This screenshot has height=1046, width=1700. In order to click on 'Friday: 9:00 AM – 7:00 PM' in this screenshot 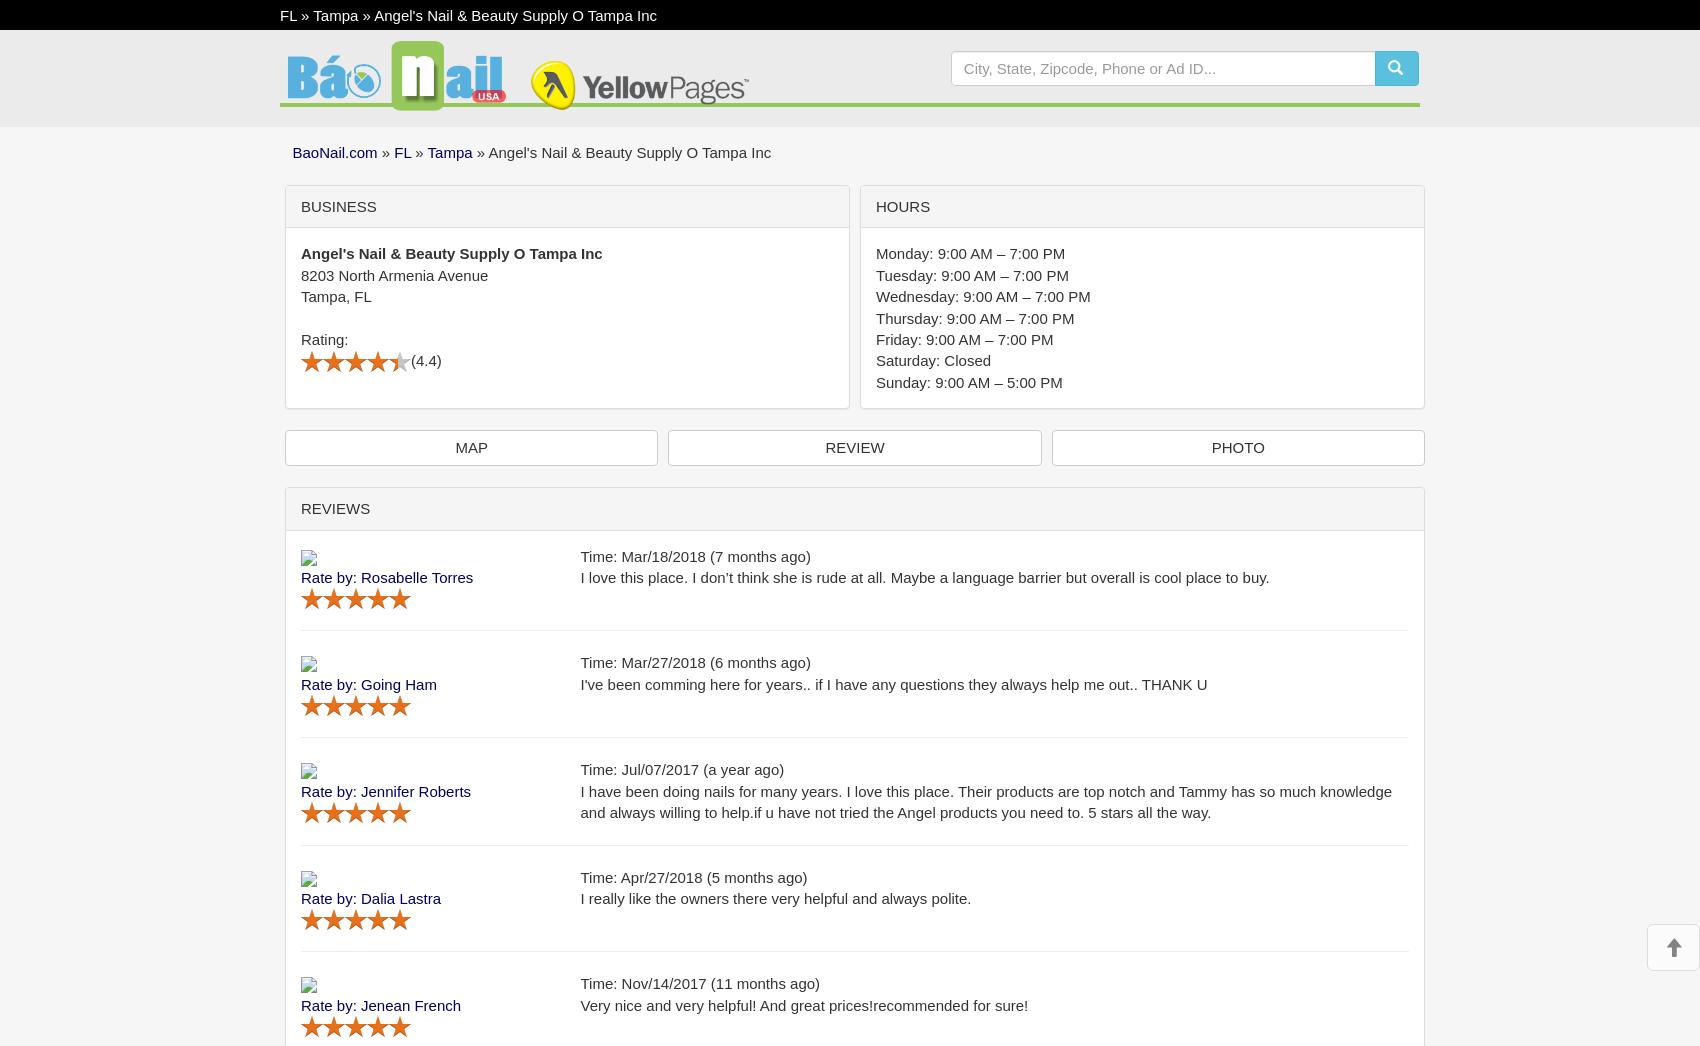, I will do `click(876, 338)`.